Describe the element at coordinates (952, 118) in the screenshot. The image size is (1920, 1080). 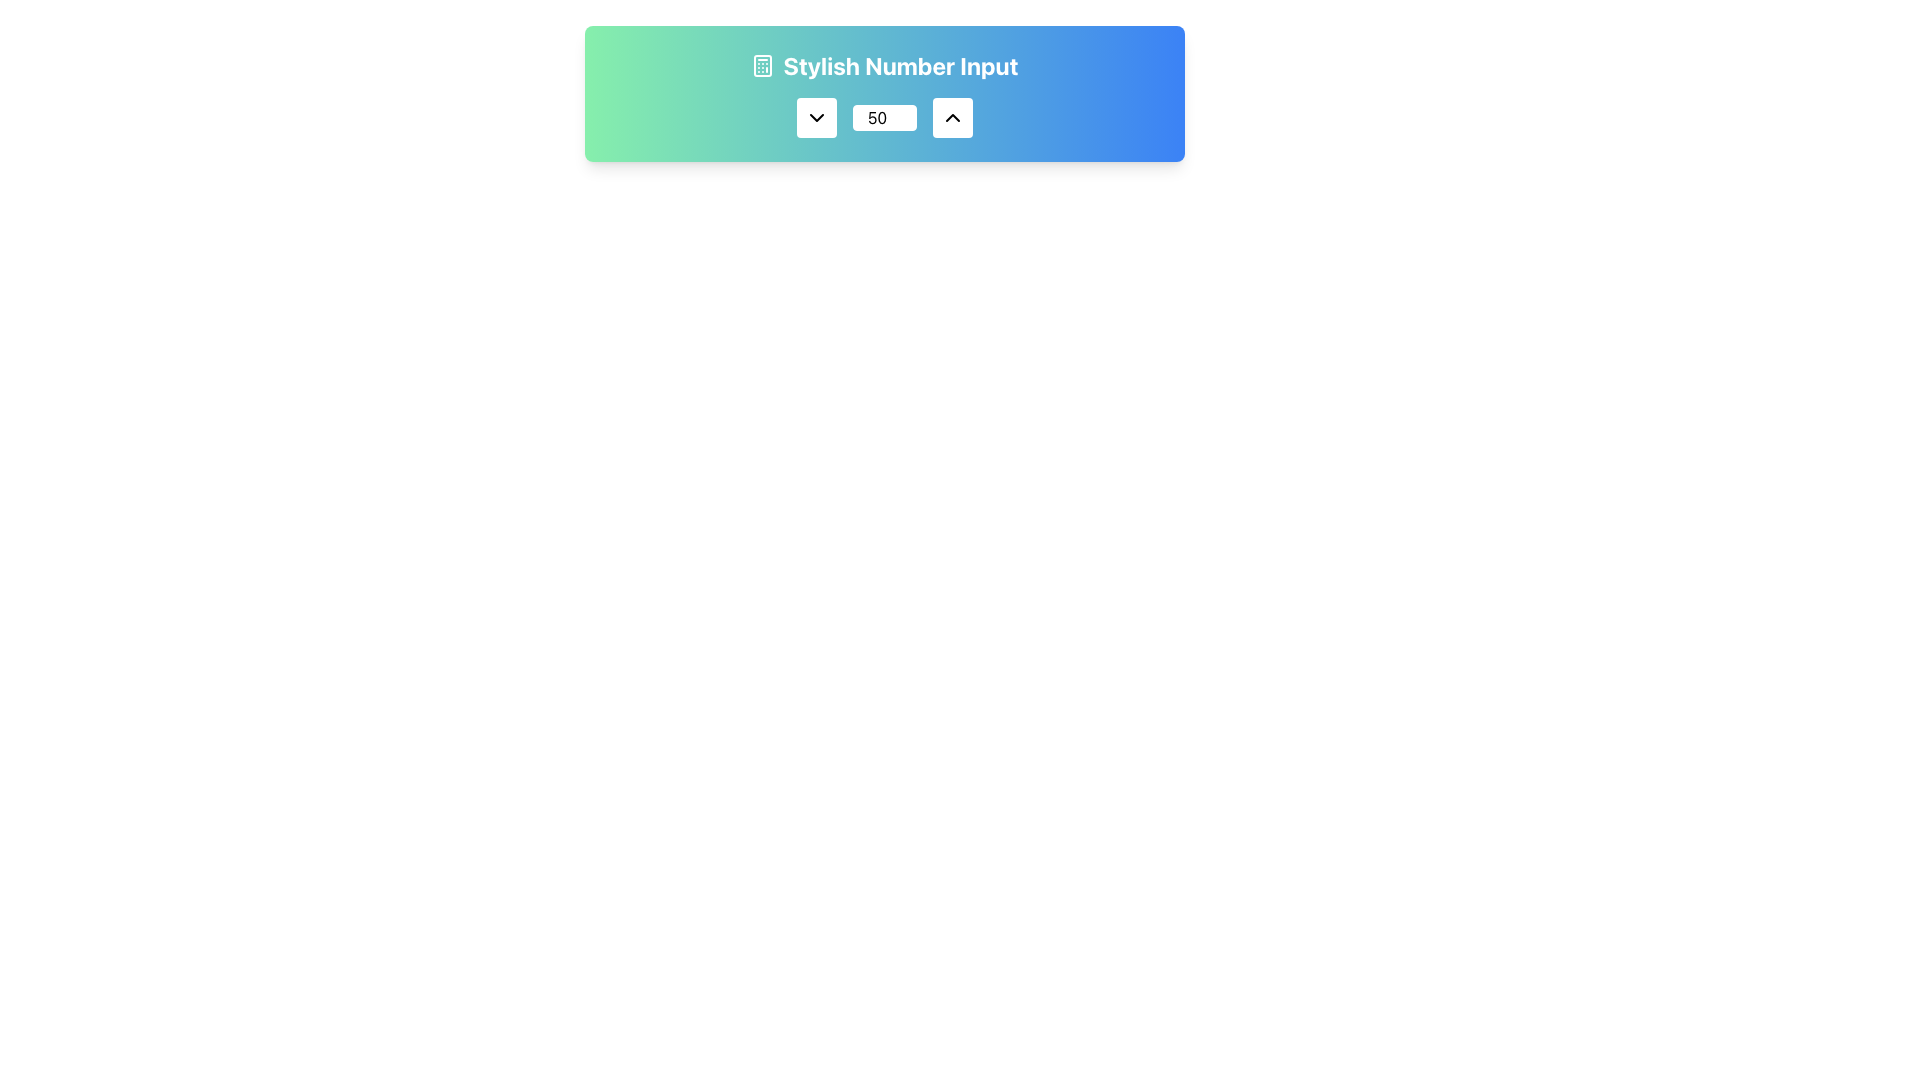
I see `the button with an upward chevron icon located to the right of the numeric input field displaying '50' to increase the number` at that location.